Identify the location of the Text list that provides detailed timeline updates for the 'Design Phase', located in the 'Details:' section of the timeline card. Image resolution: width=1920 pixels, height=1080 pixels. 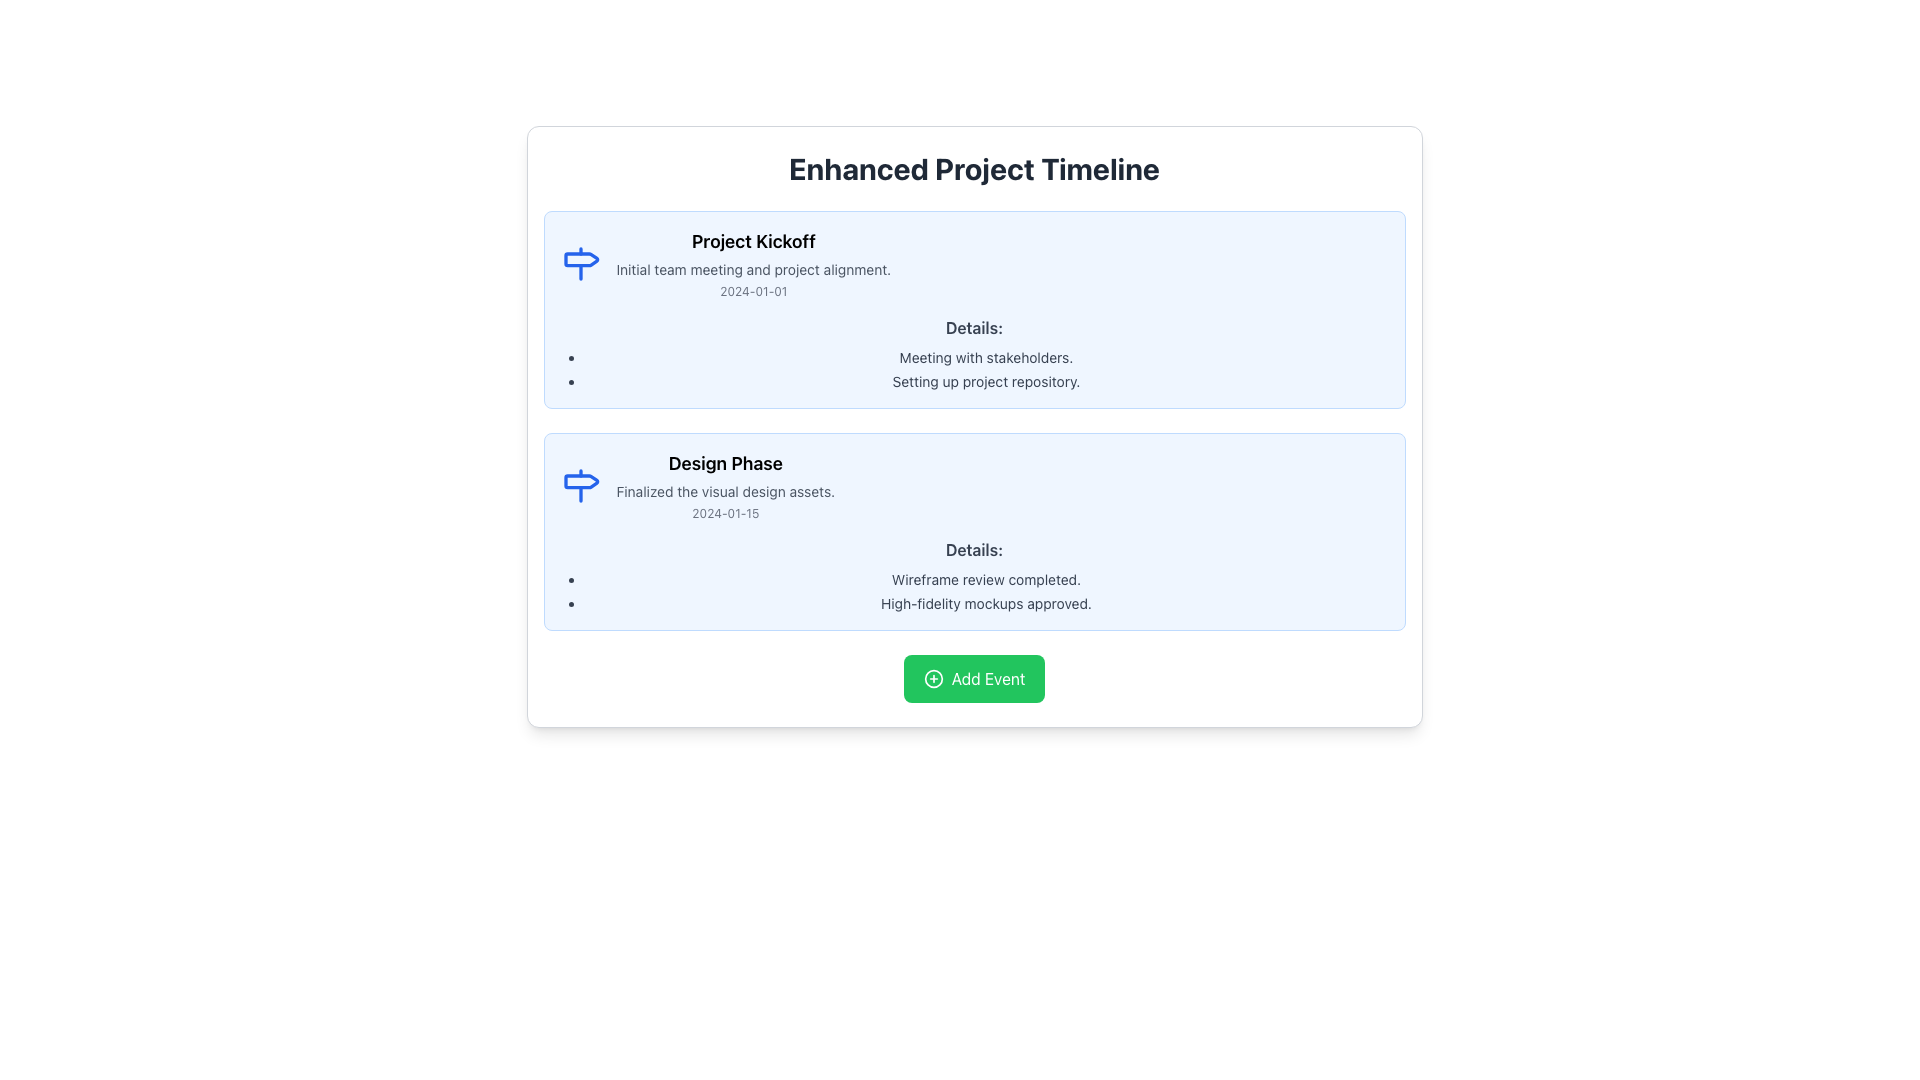
(974, 590).